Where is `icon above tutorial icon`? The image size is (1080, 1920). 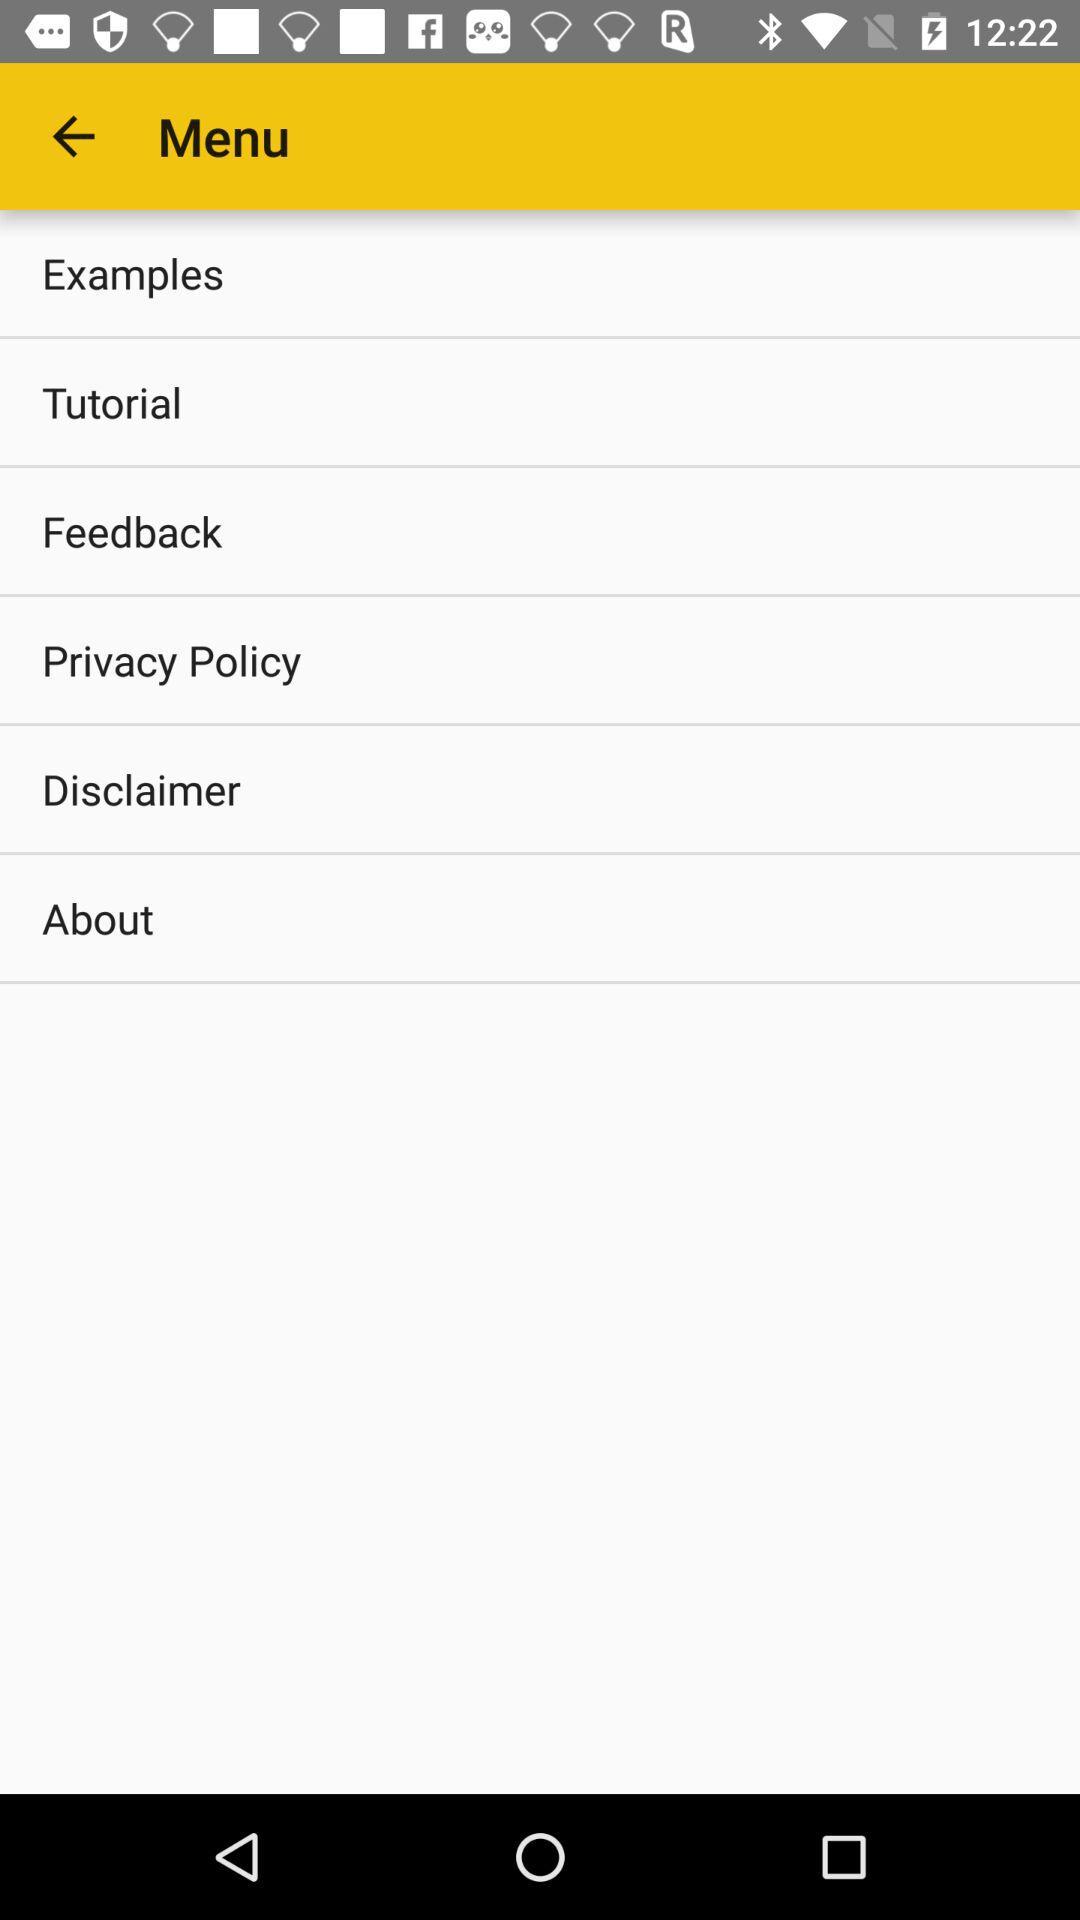
icon above tutorial icon is located at coordinates (540, 272).